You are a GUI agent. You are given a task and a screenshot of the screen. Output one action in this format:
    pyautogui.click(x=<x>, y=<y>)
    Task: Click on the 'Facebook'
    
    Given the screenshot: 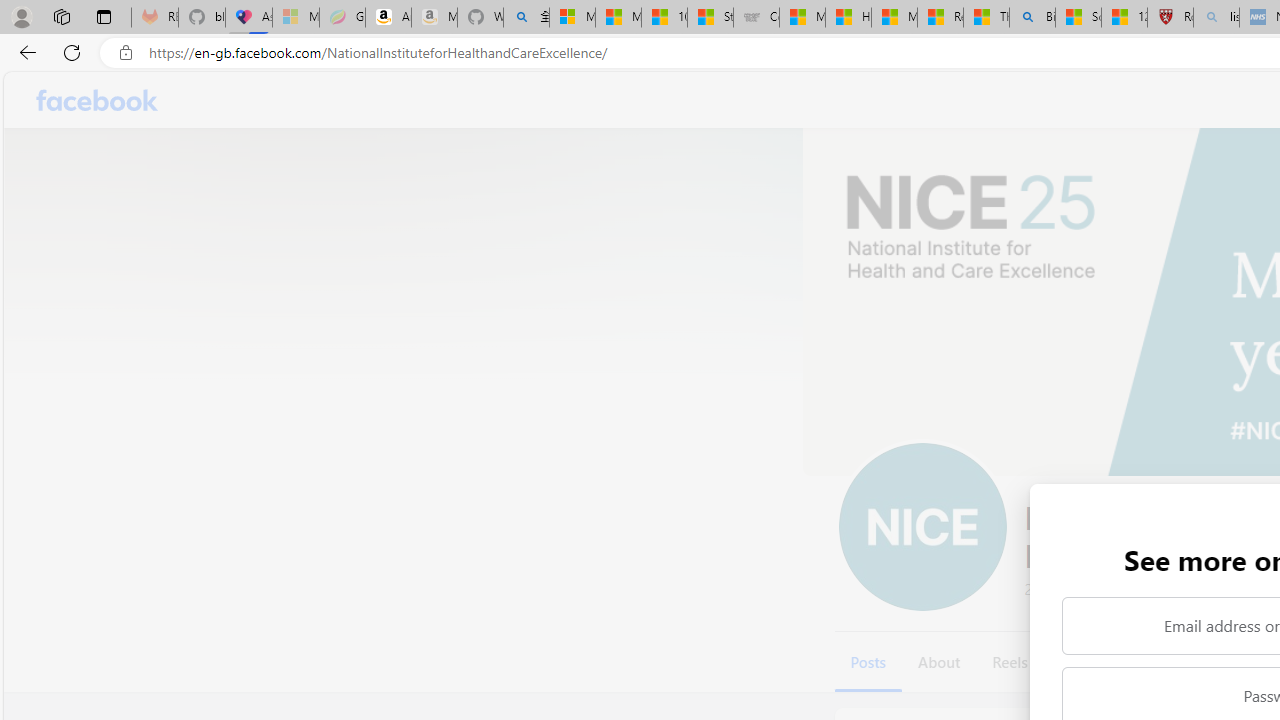 What is the action you would take?
    pyautogui.click(x=96, y=100)
    